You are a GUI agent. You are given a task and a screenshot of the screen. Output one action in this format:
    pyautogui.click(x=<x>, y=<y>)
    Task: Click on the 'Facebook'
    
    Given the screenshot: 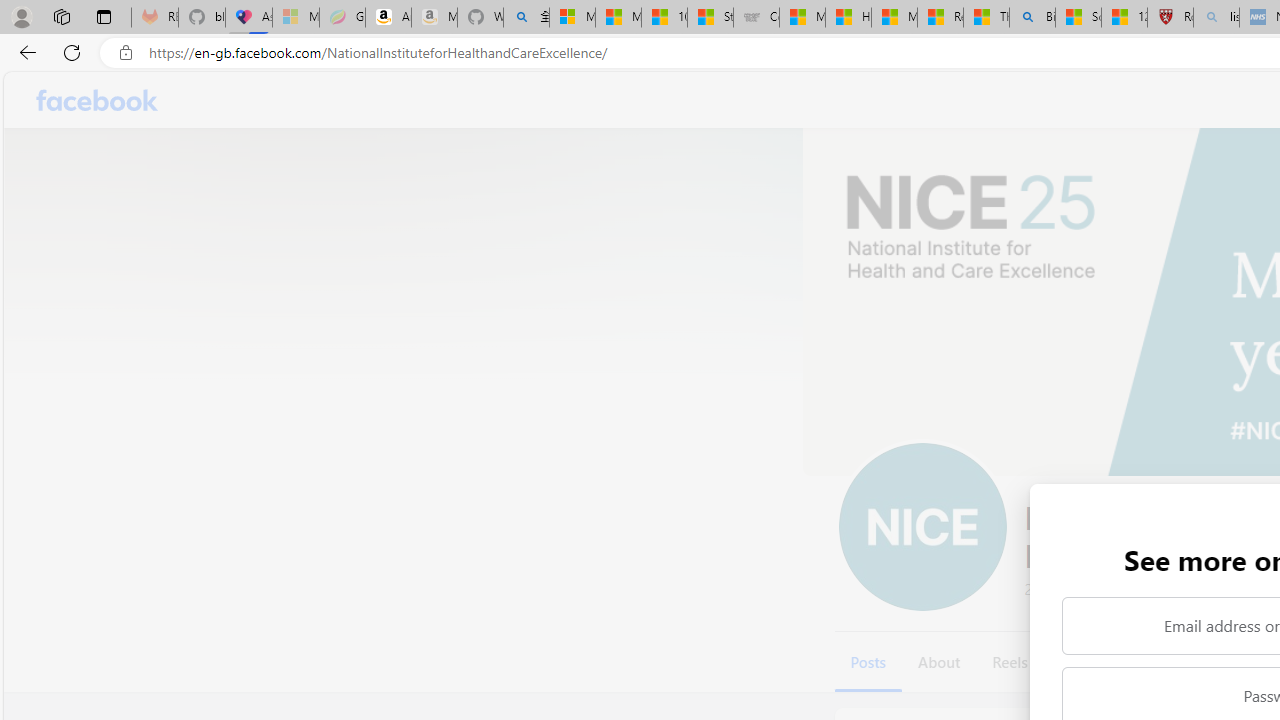 What is the action you would take?
    pyautogui.click(x=96, y=100)
    